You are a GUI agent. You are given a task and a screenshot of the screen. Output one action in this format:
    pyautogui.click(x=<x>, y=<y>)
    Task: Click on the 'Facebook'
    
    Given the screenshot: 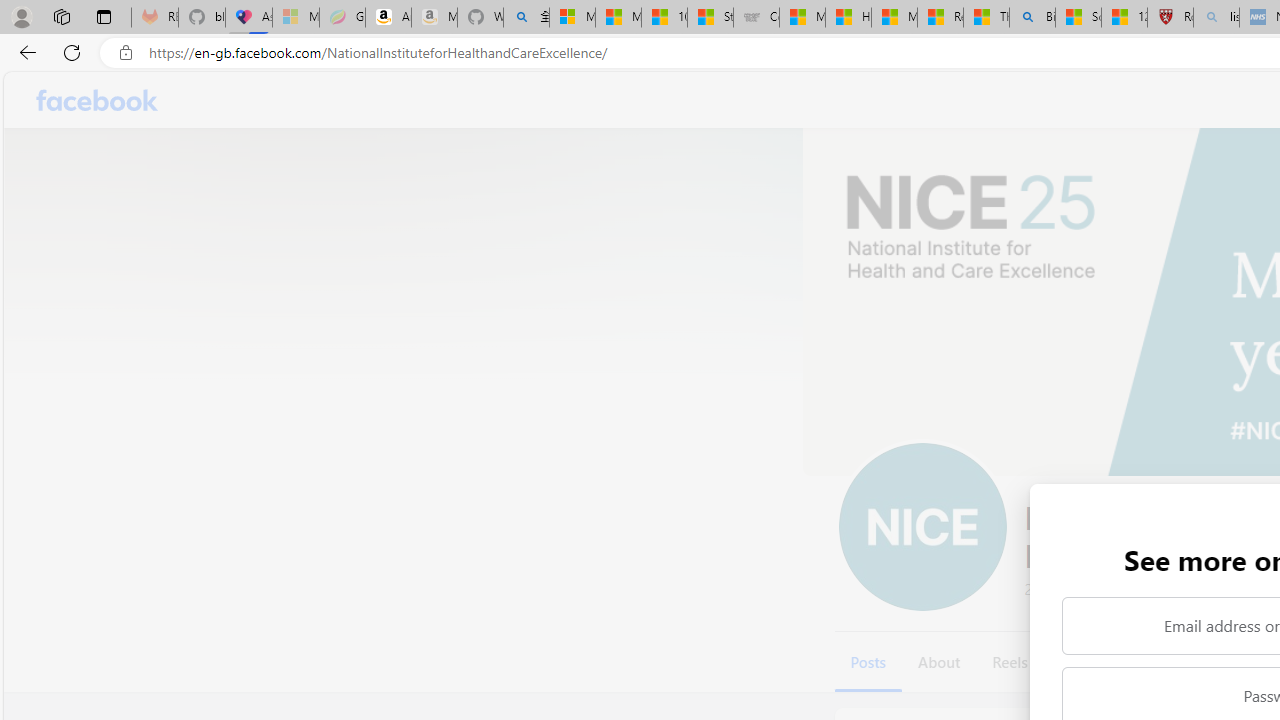 What is the action you would take?
    pyautogui.click(x=96, y=100)
    